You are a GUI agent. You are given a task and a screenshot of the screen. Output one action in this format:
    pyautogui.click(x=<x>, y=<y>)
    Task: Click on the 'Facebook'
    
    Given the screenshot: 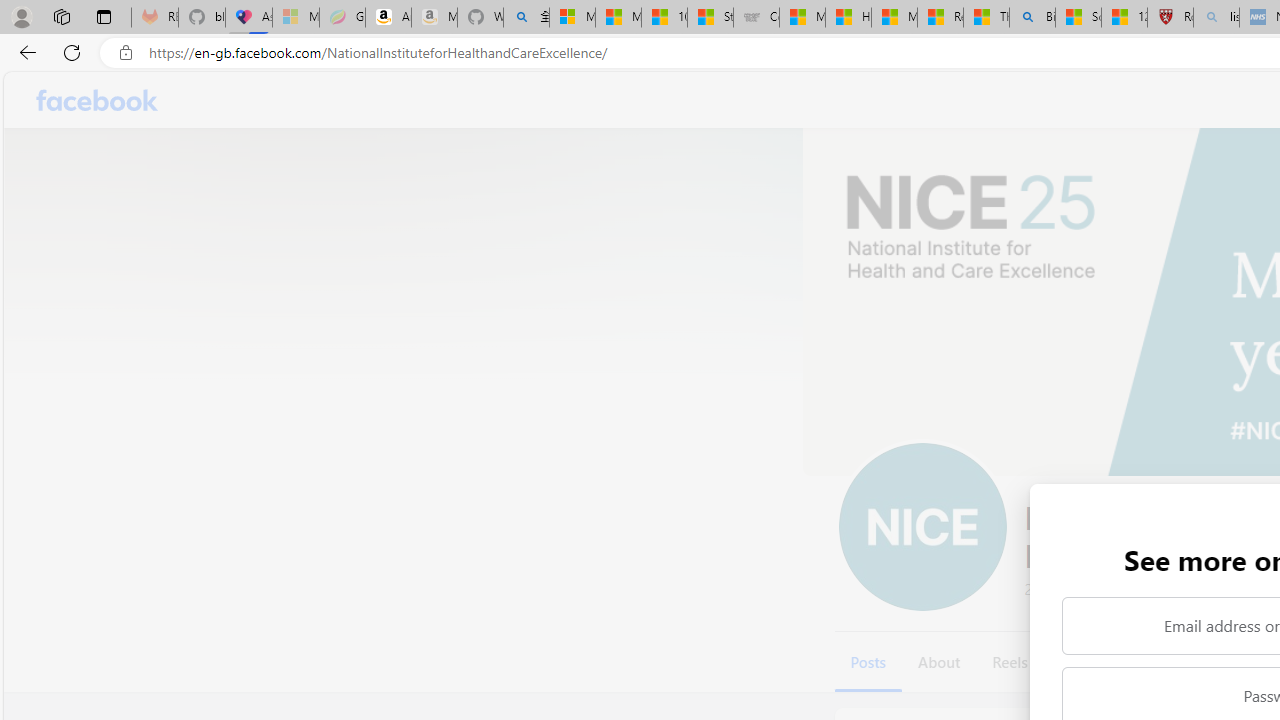 What is the action you would take?
    pyautogui.click(x=96, y=100)
    